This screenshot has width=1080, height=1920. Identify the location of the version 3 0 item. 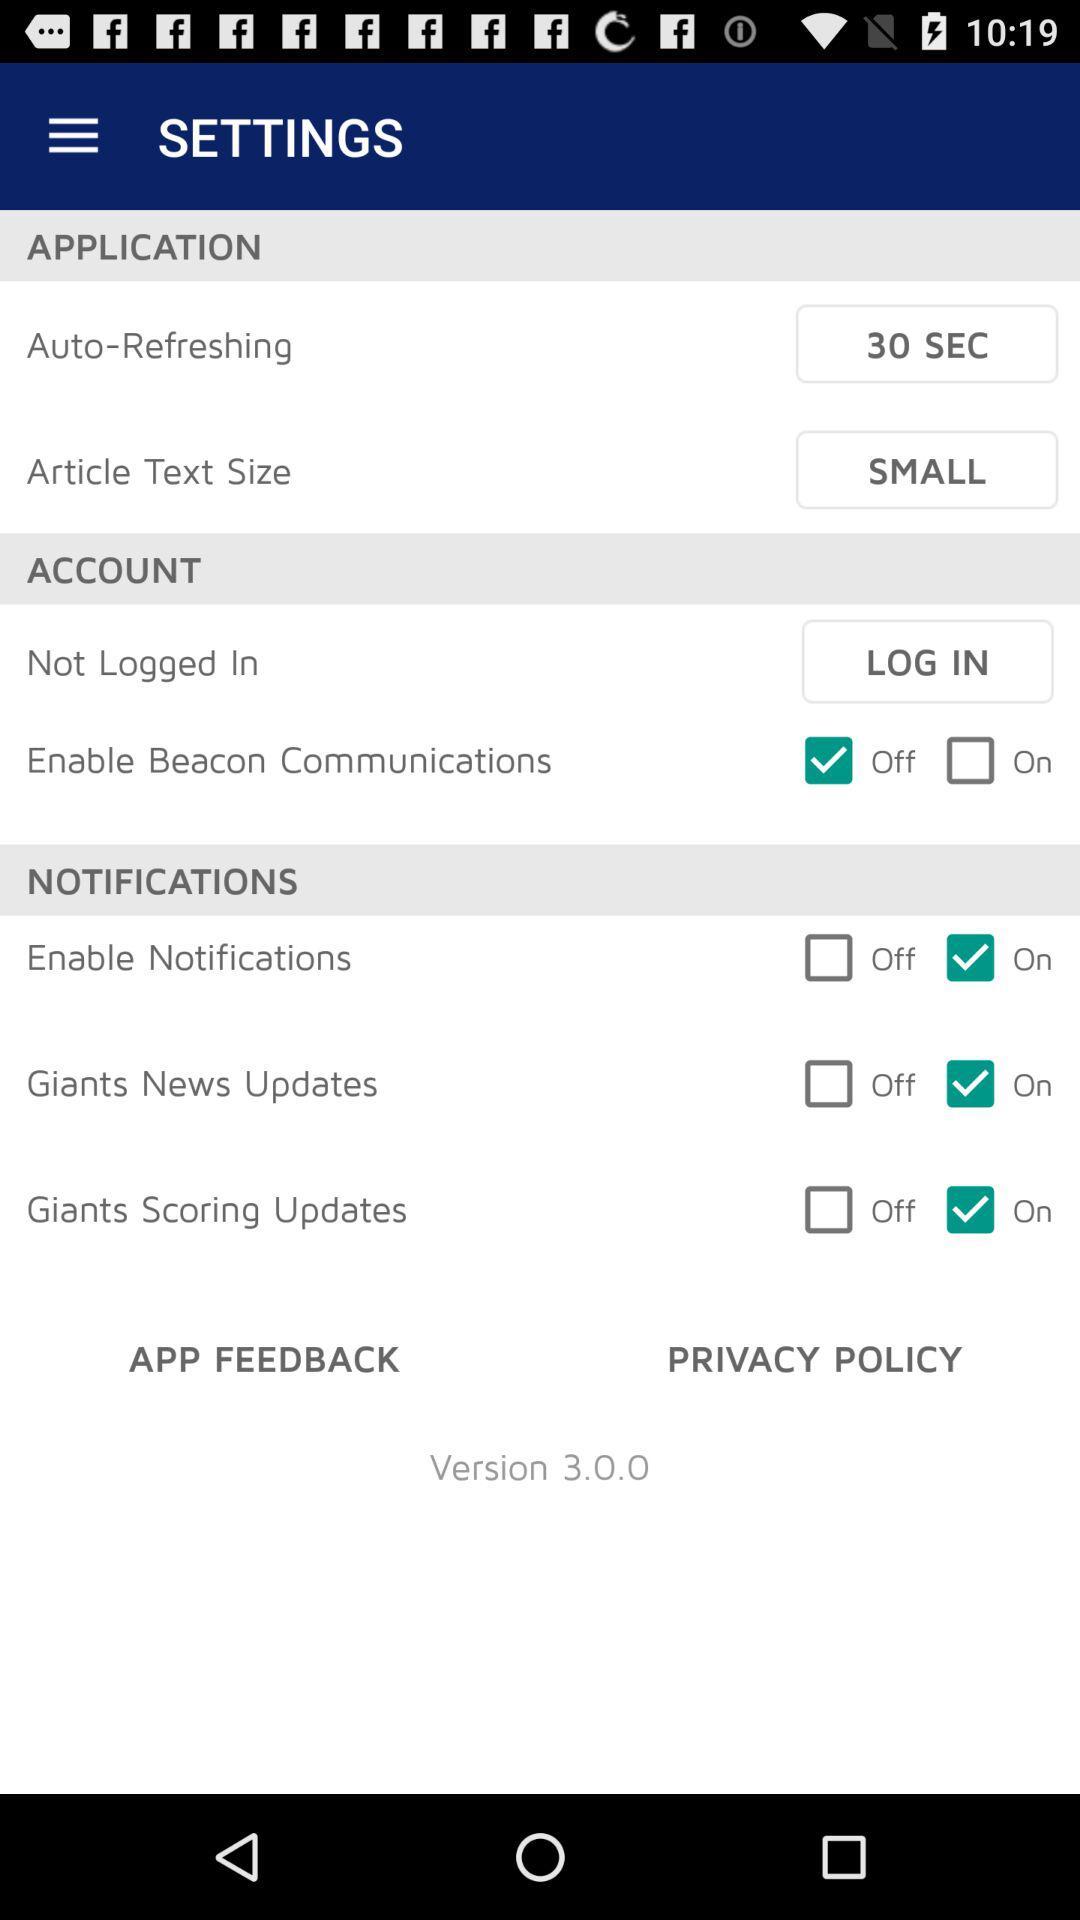
(540, 1465).